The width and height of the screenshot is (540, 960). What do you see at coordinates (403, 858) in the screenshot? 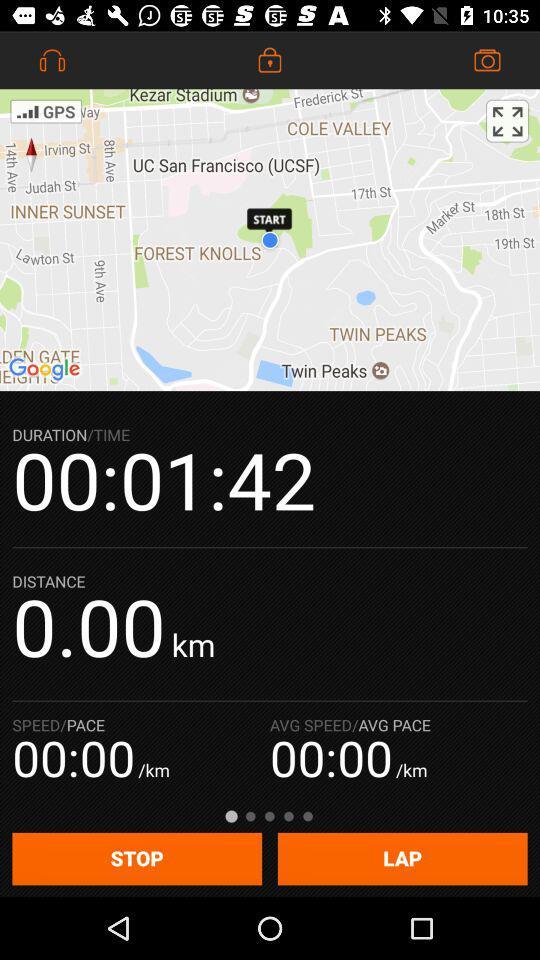
I see `the option lap which is in the bottom right corner` at bounding box center [403, 858].